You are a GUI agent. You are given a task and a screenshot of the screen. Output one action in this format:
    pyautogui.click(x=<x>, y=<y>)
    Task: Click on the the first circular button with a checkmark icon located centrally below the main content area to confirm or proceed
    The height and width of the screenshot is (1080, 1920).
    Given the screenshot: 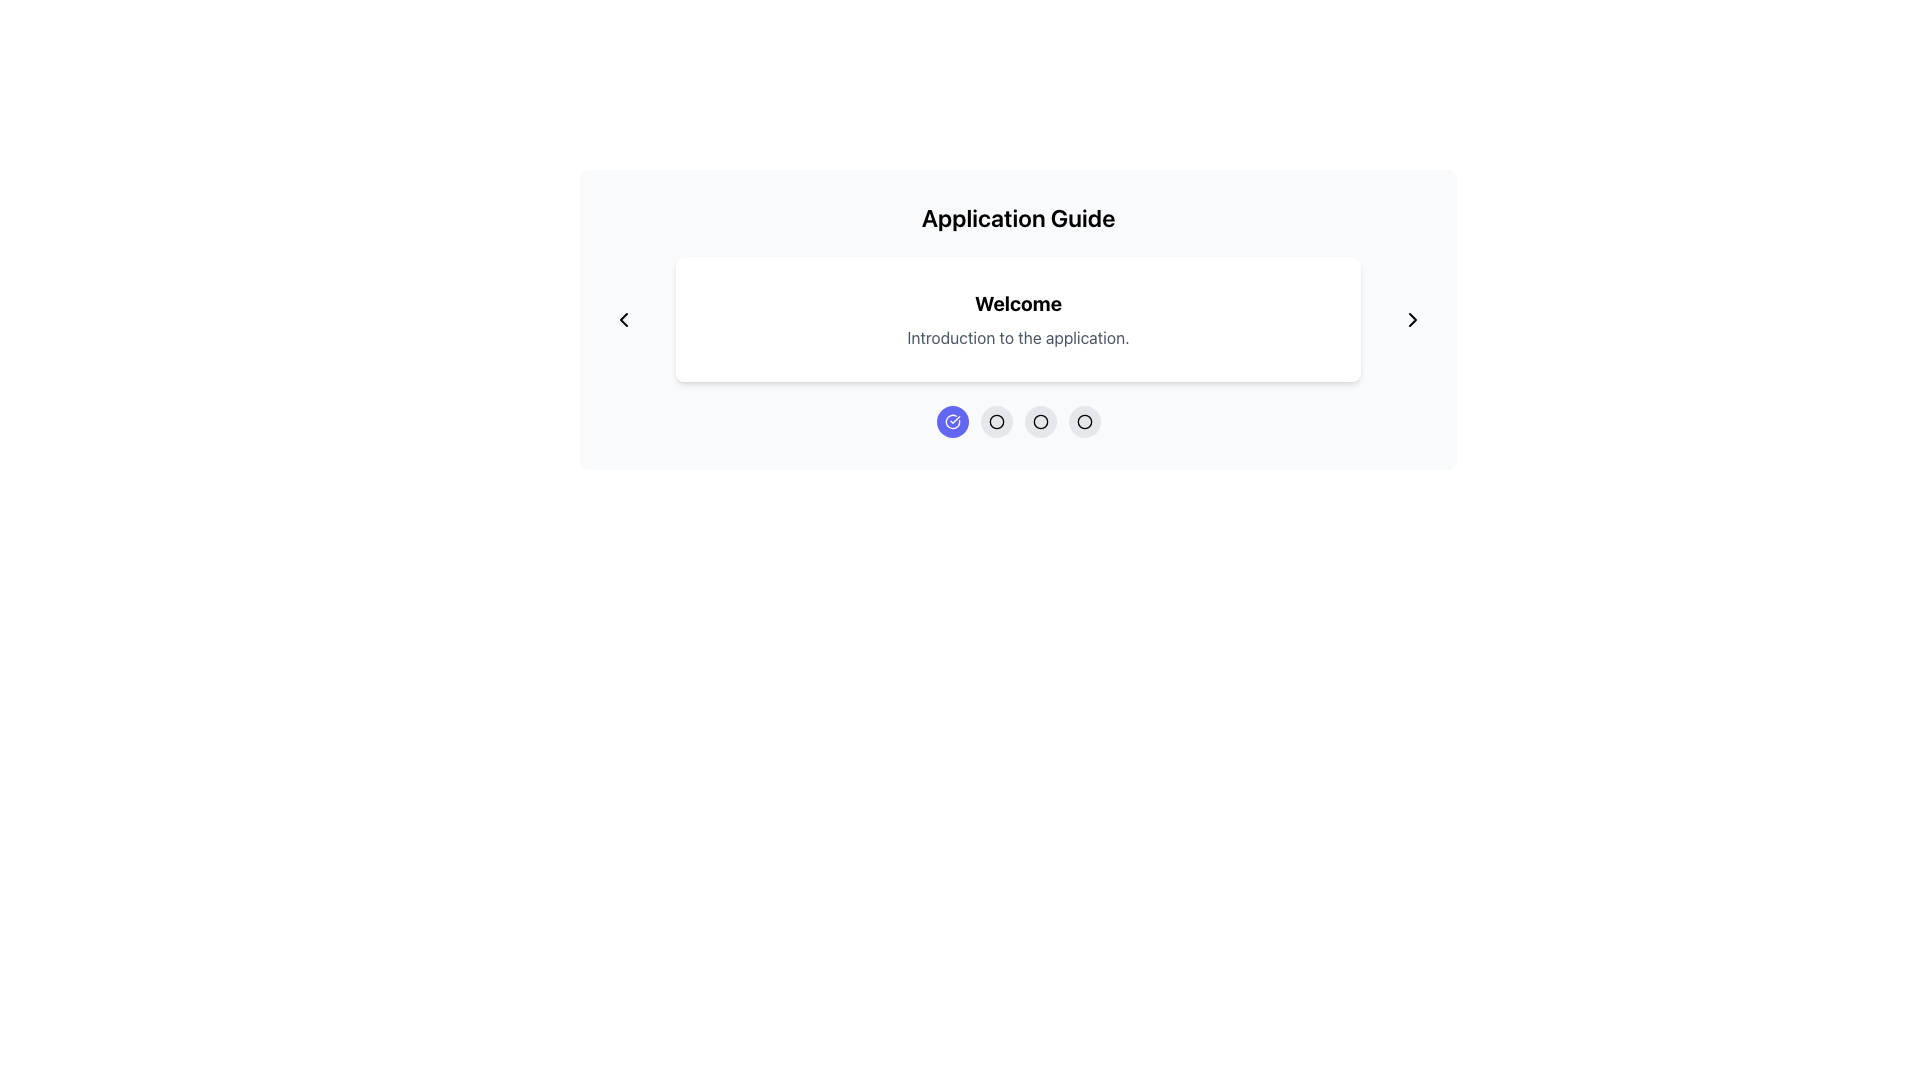 What is the action you would take?
    pyautogui.click(x=951, y=420)
    